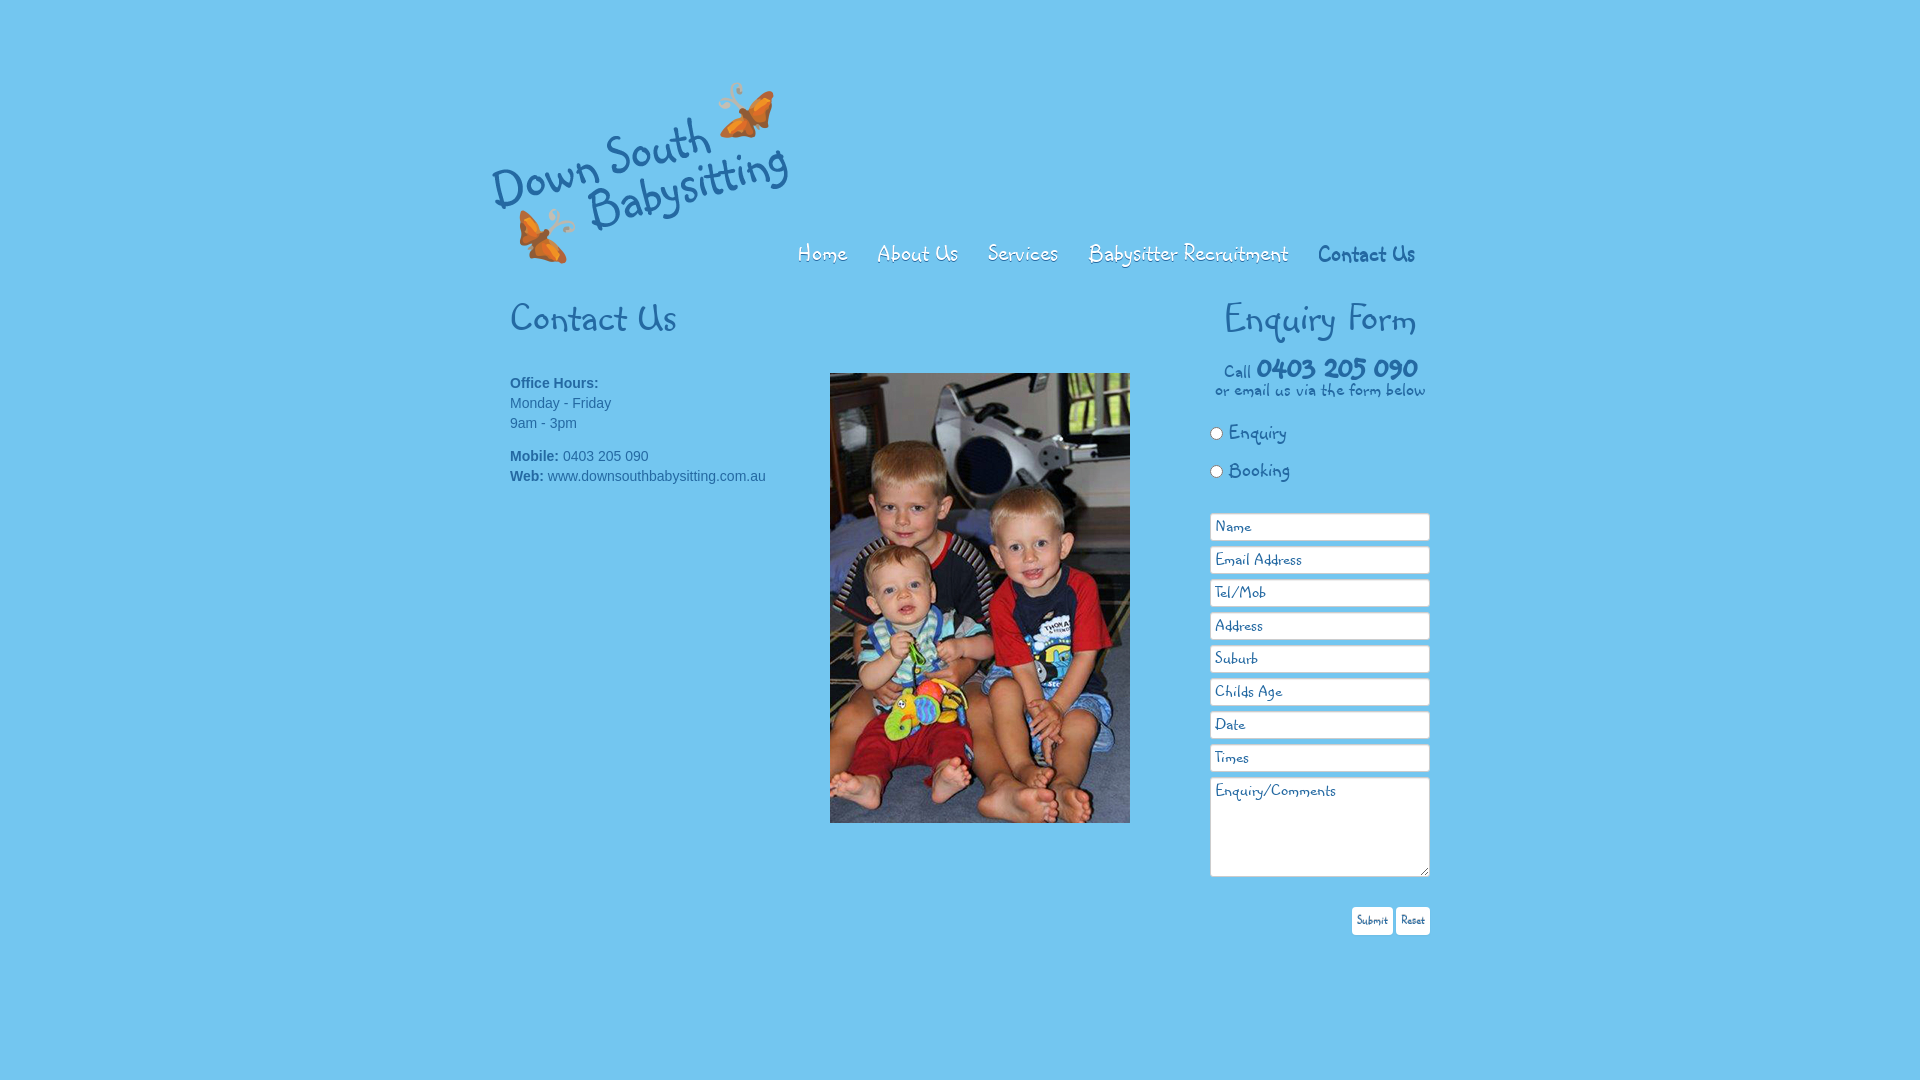  What do you see at coordinates (1365, 253) in the screenshot?
I see `'Contact Us'` at bounding box center [1365, 253].